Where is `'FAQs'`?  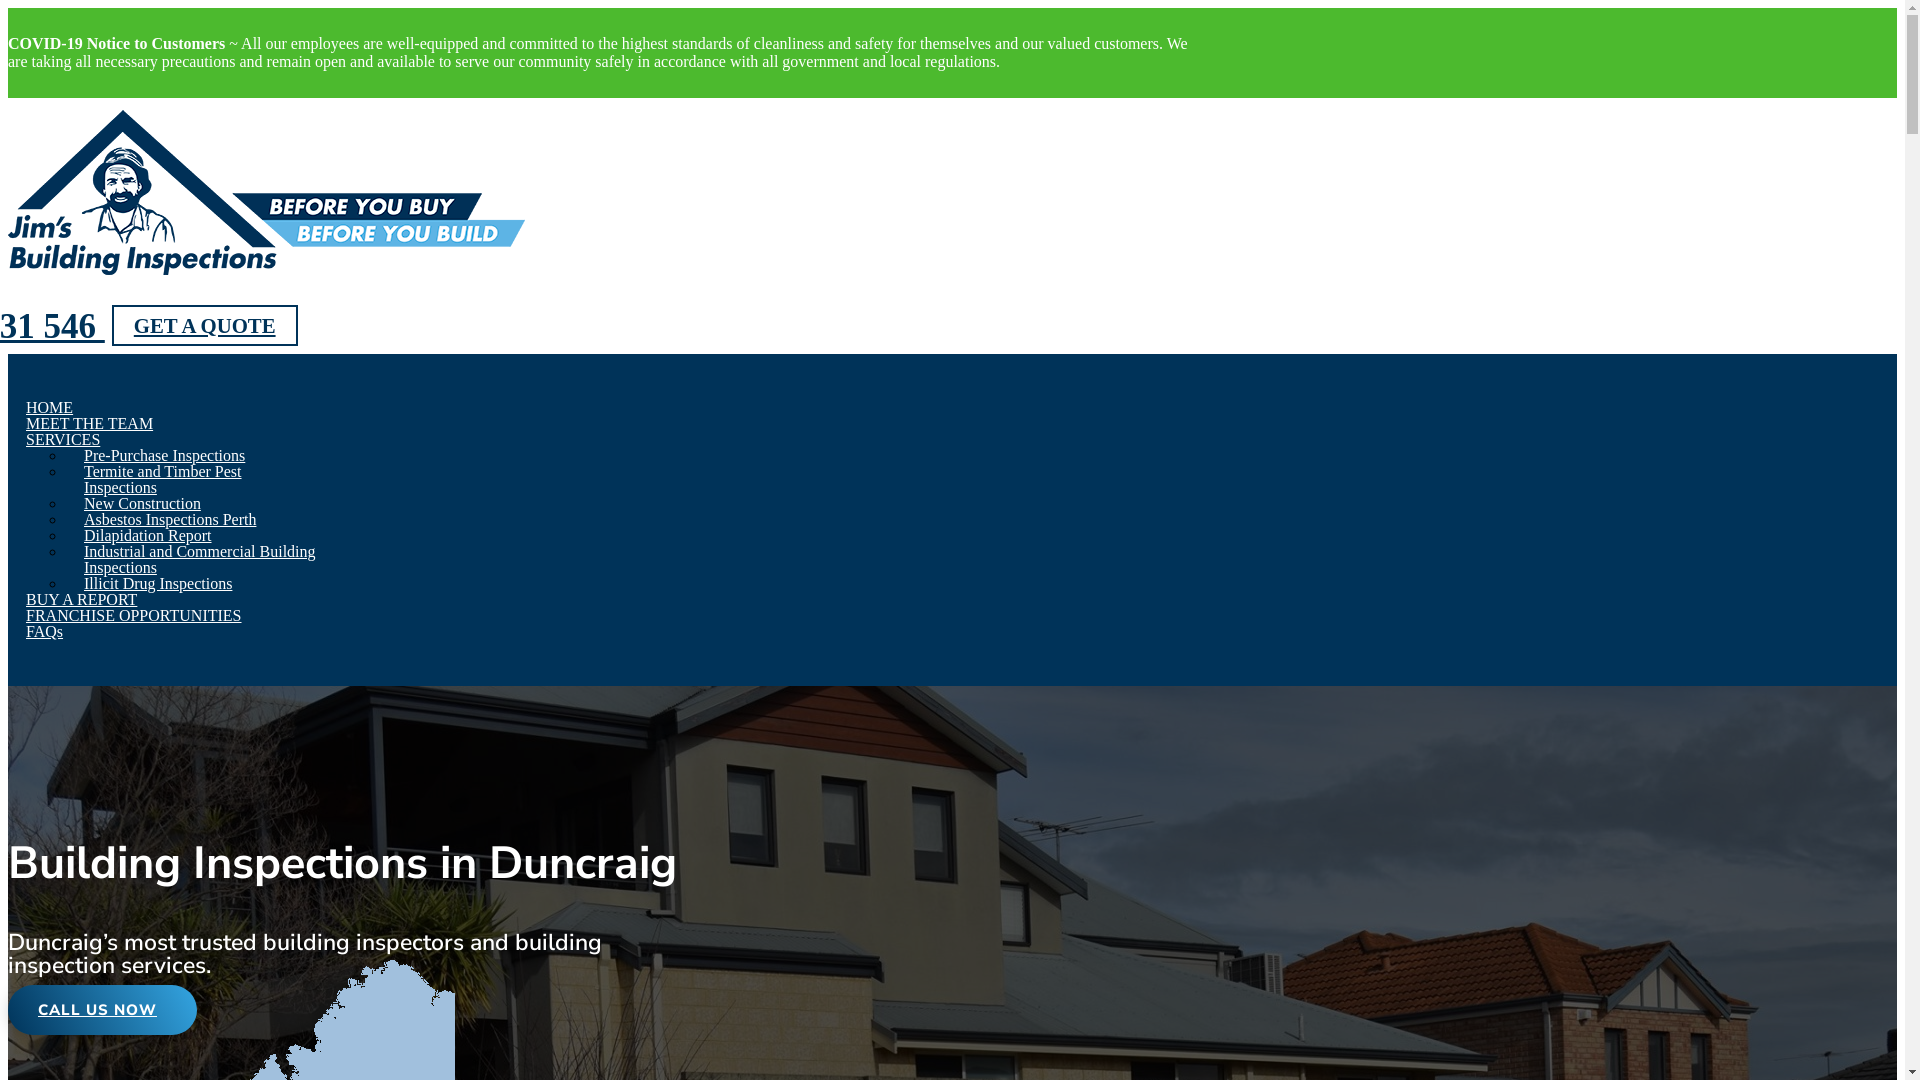
'FAQs' is located at coordinates (44, 631).